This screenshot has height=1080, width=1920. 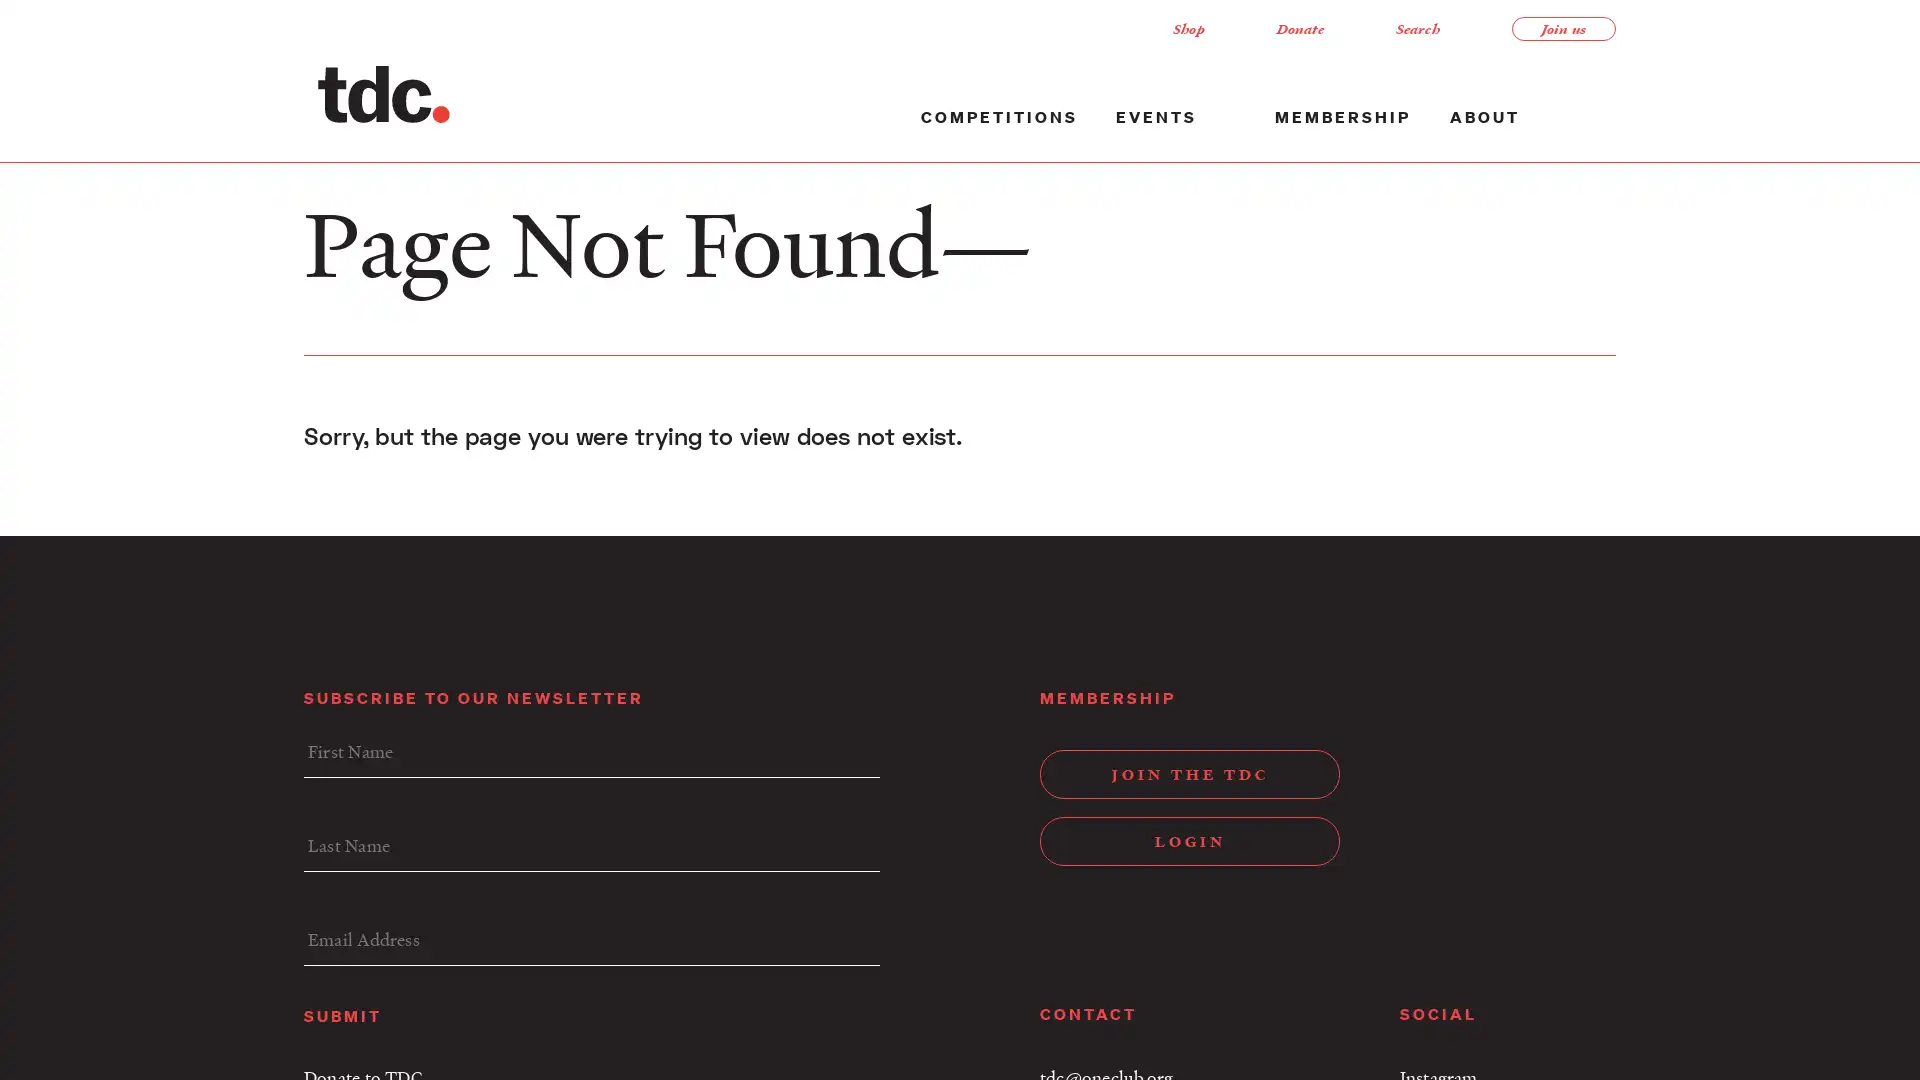 What do you see at coordinates (342, 1014) in the screenshot?
I see `Submit` at bounding box center [342, 1014].